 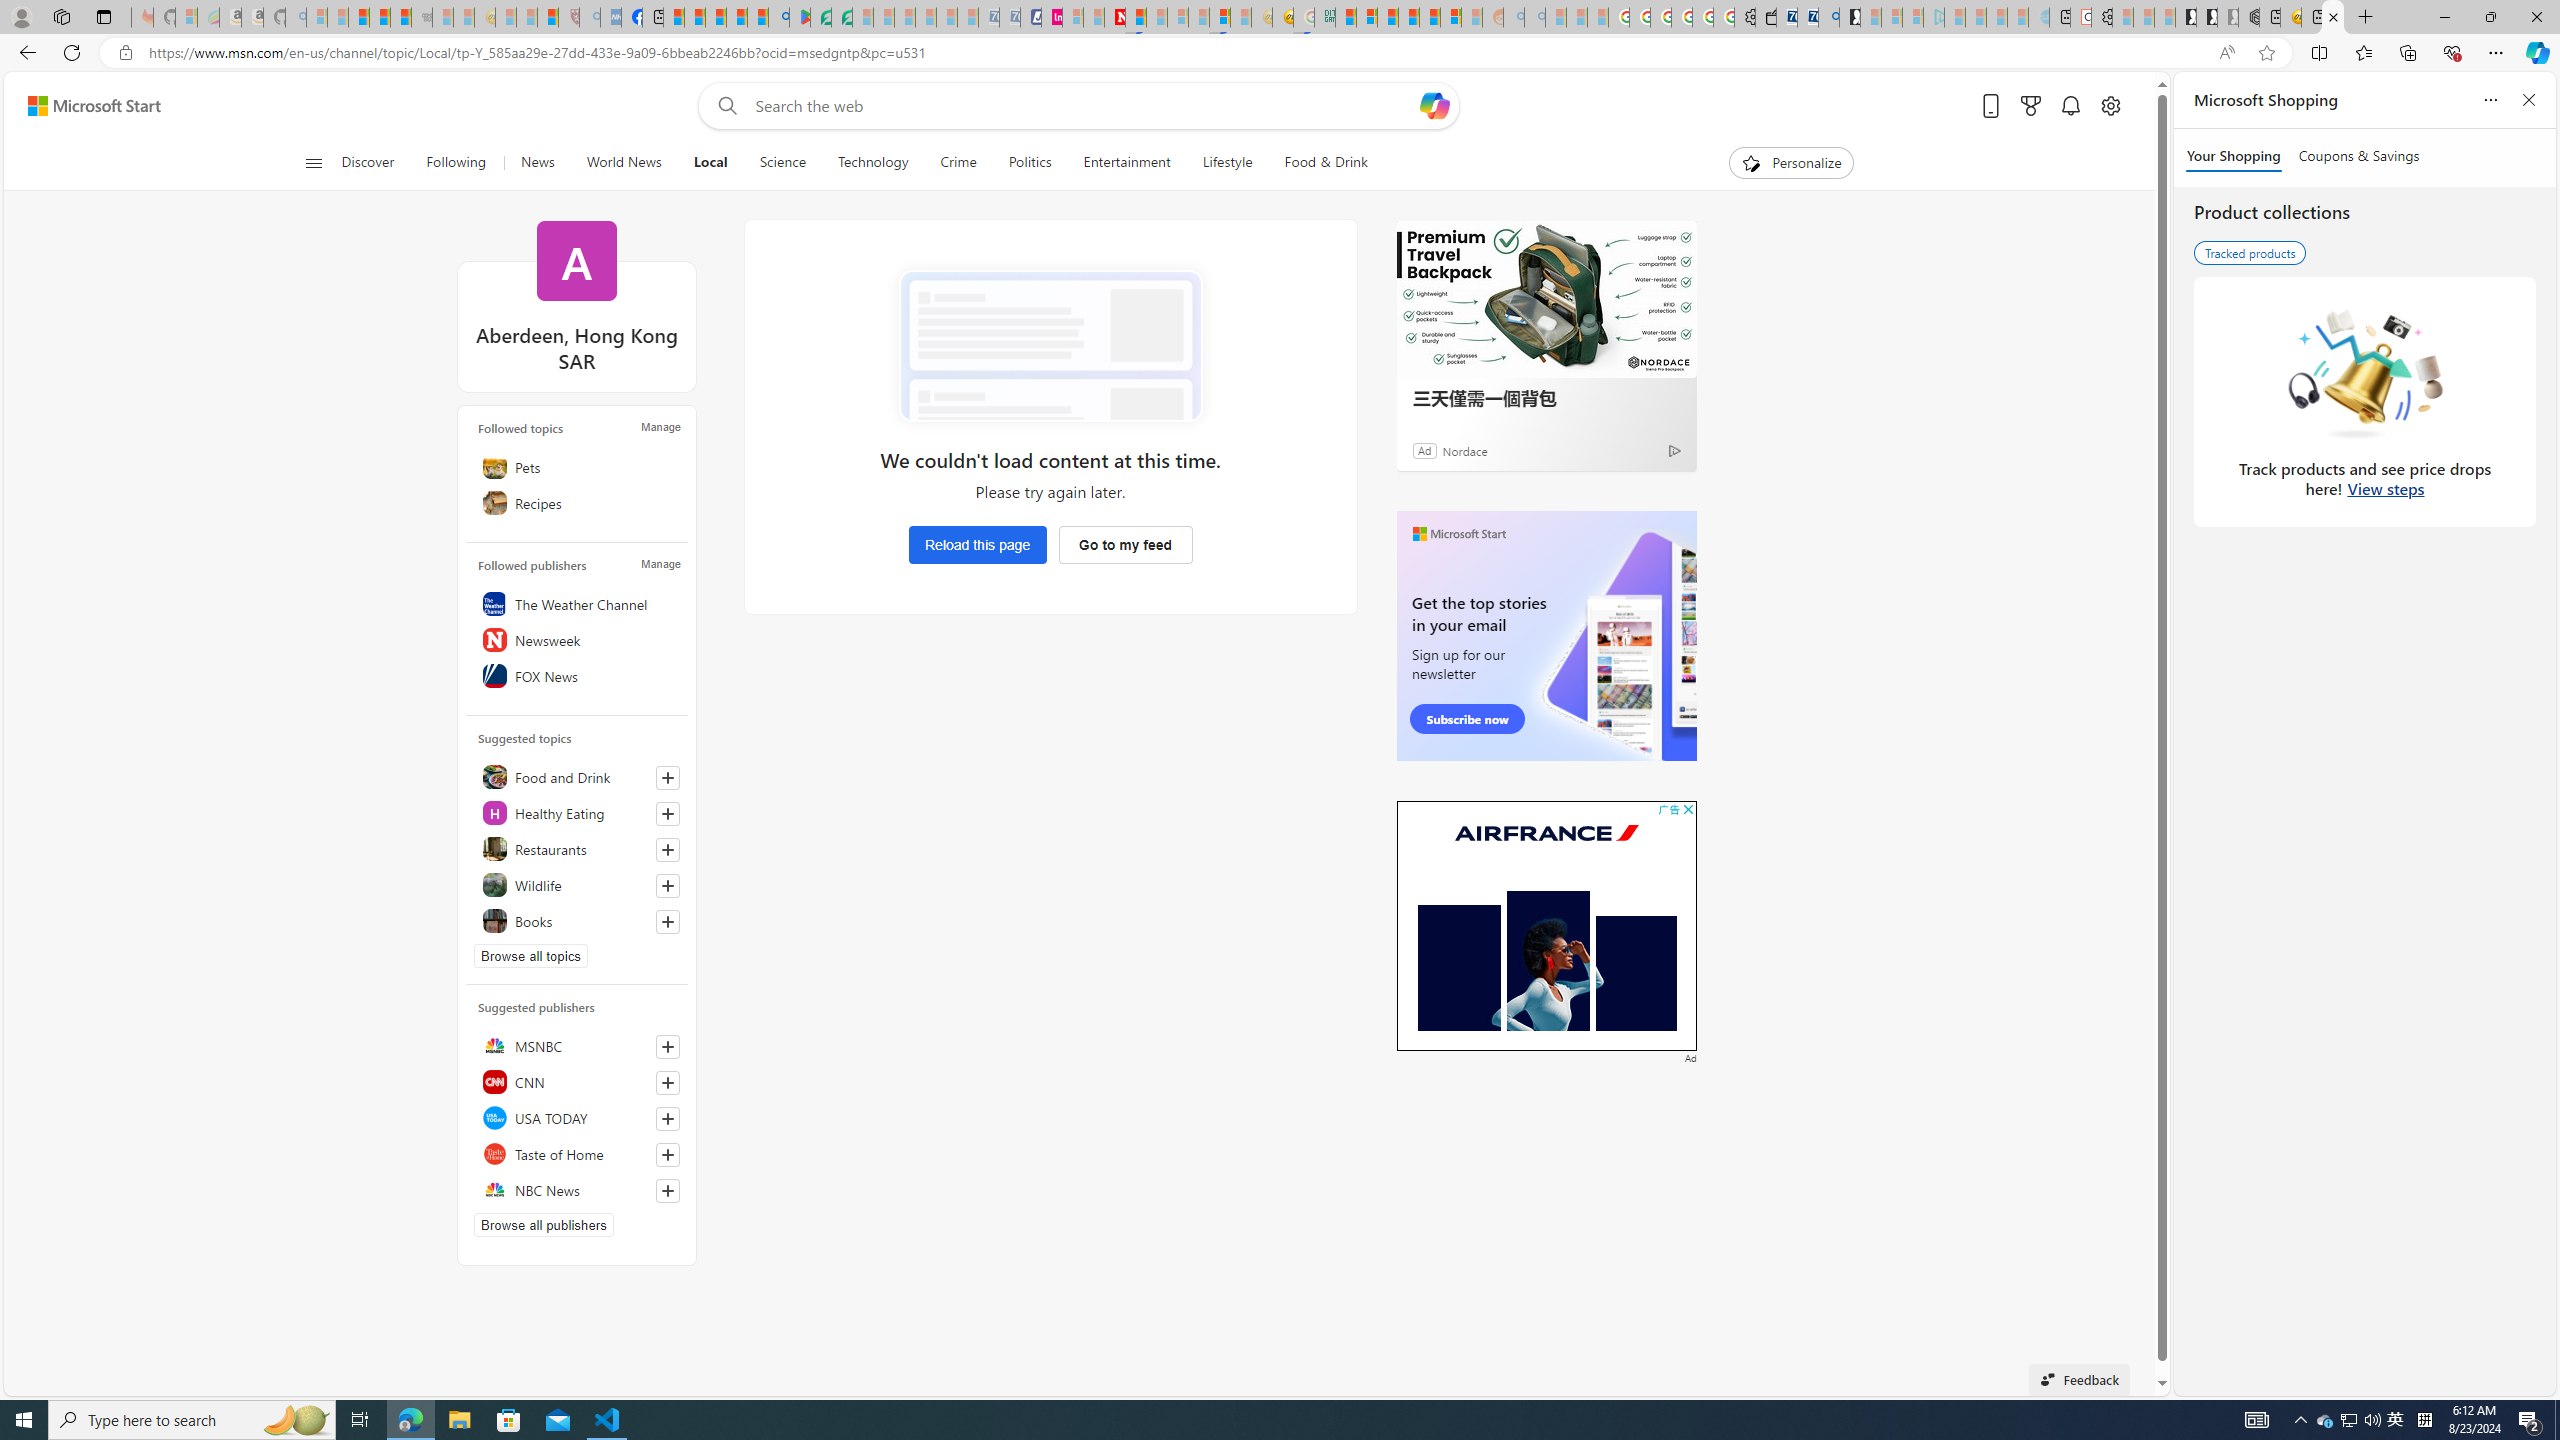 What do you see at coordinates (709, 162) in the screenshot?
I see `'Local'` at bounding box center [709, 162].